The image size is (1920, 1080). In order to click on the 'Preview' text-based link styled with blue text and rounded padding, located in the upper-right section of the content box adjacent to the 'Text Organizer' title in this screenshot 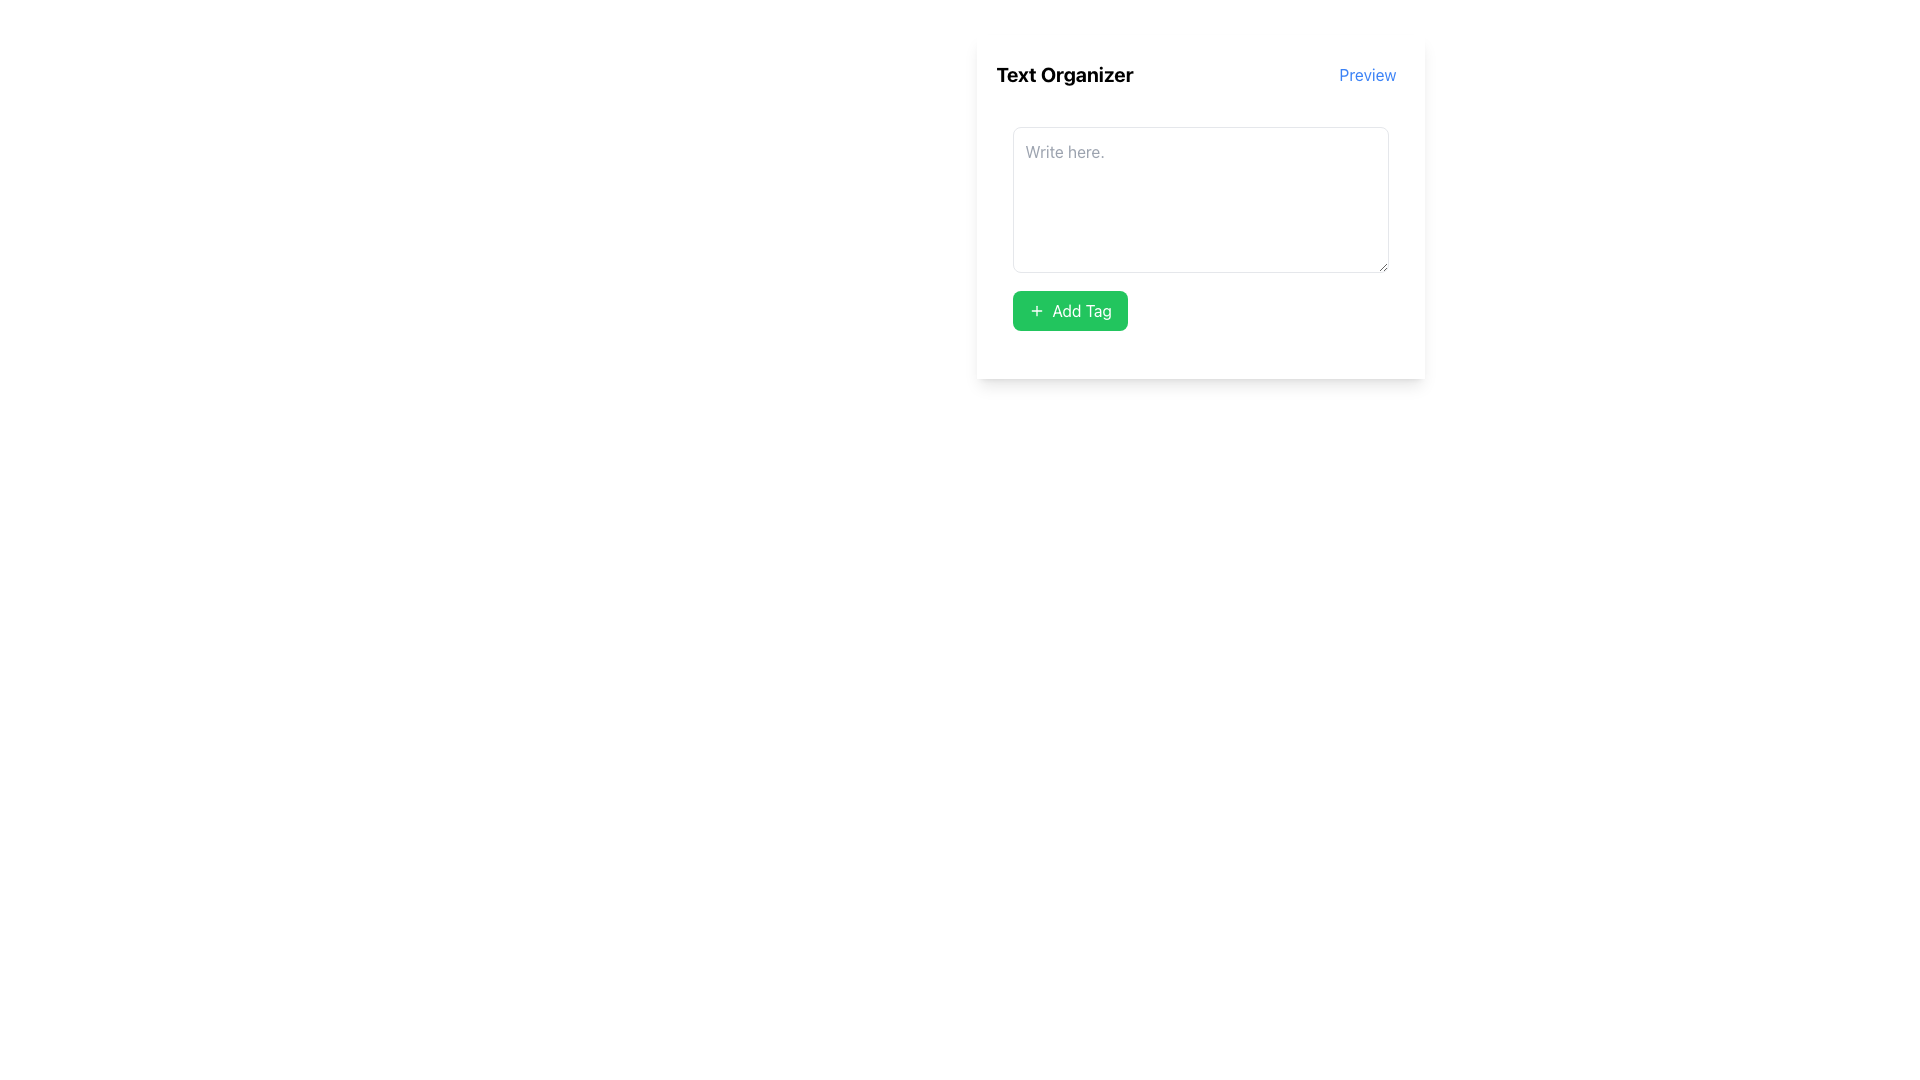, I will do `click(1367, 73)`.